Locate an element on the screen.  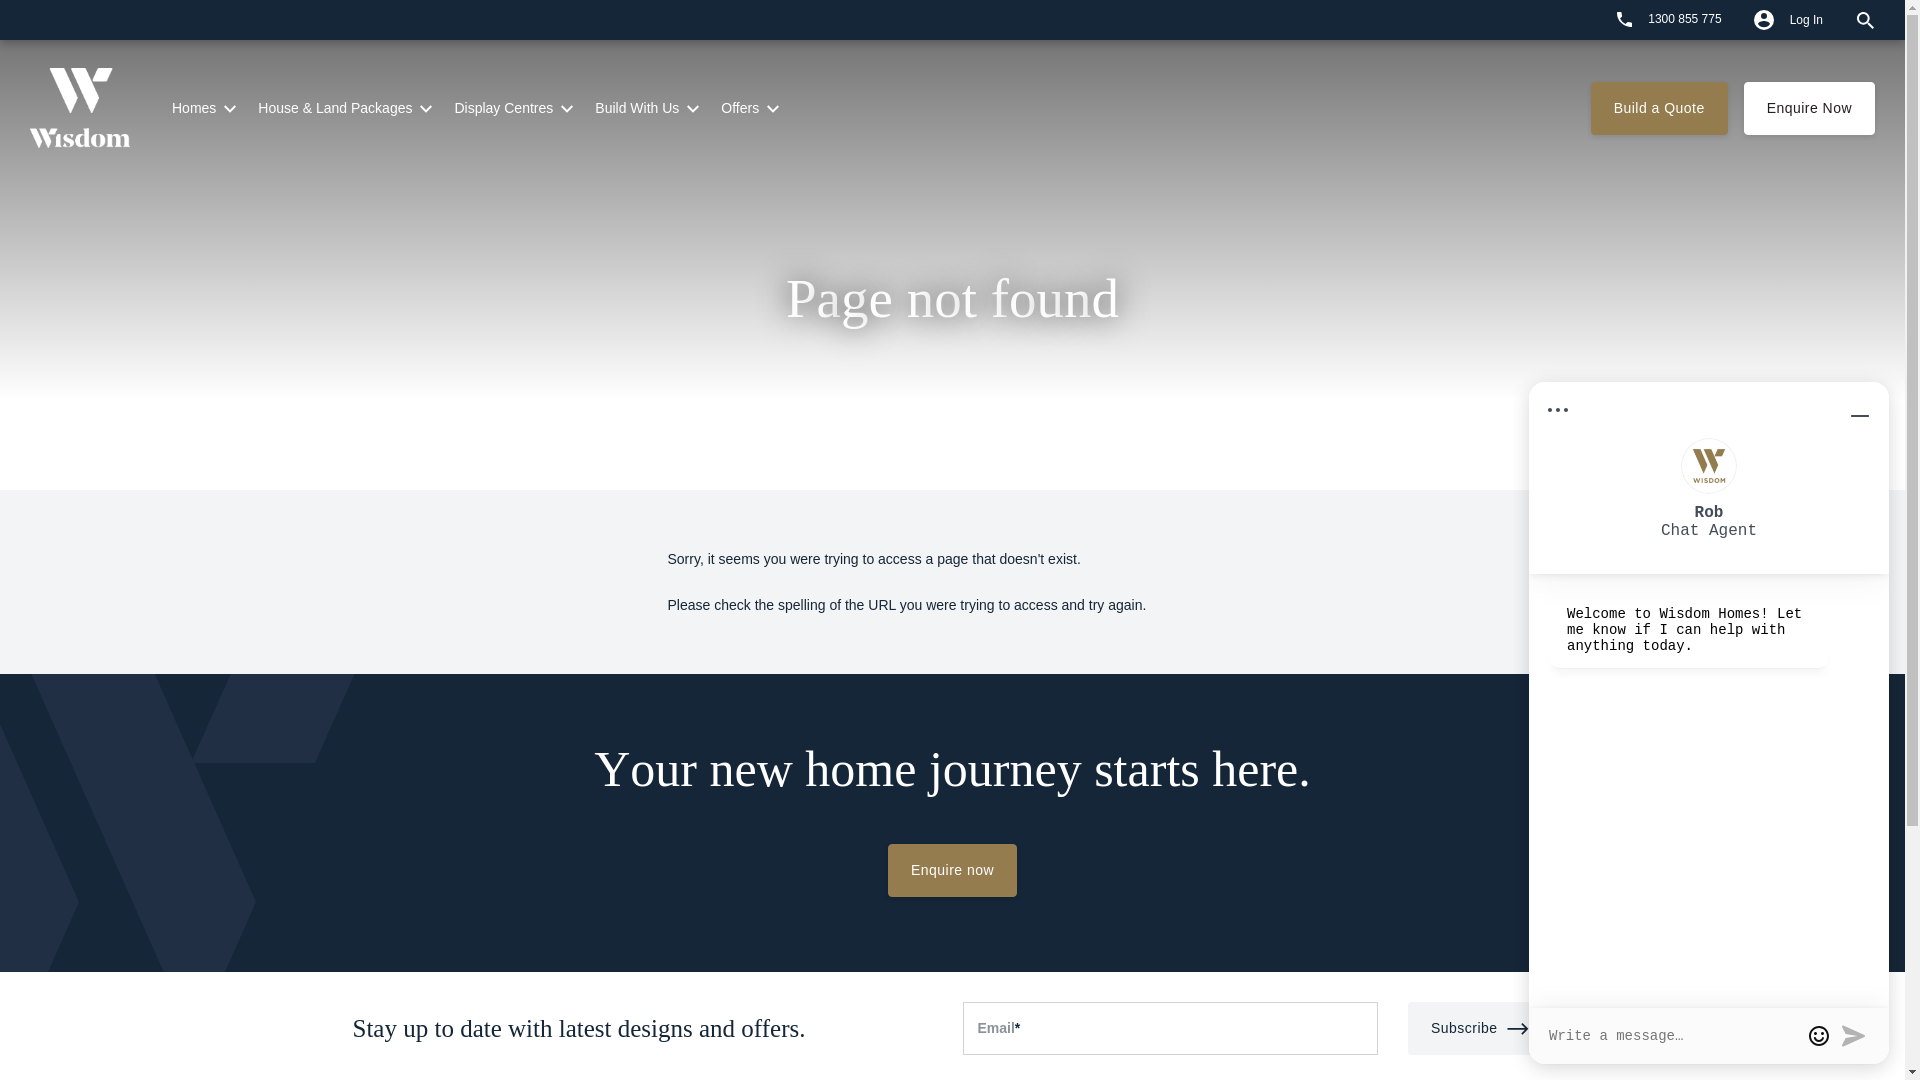
'Log In' is located at coordinates (1736, 19).